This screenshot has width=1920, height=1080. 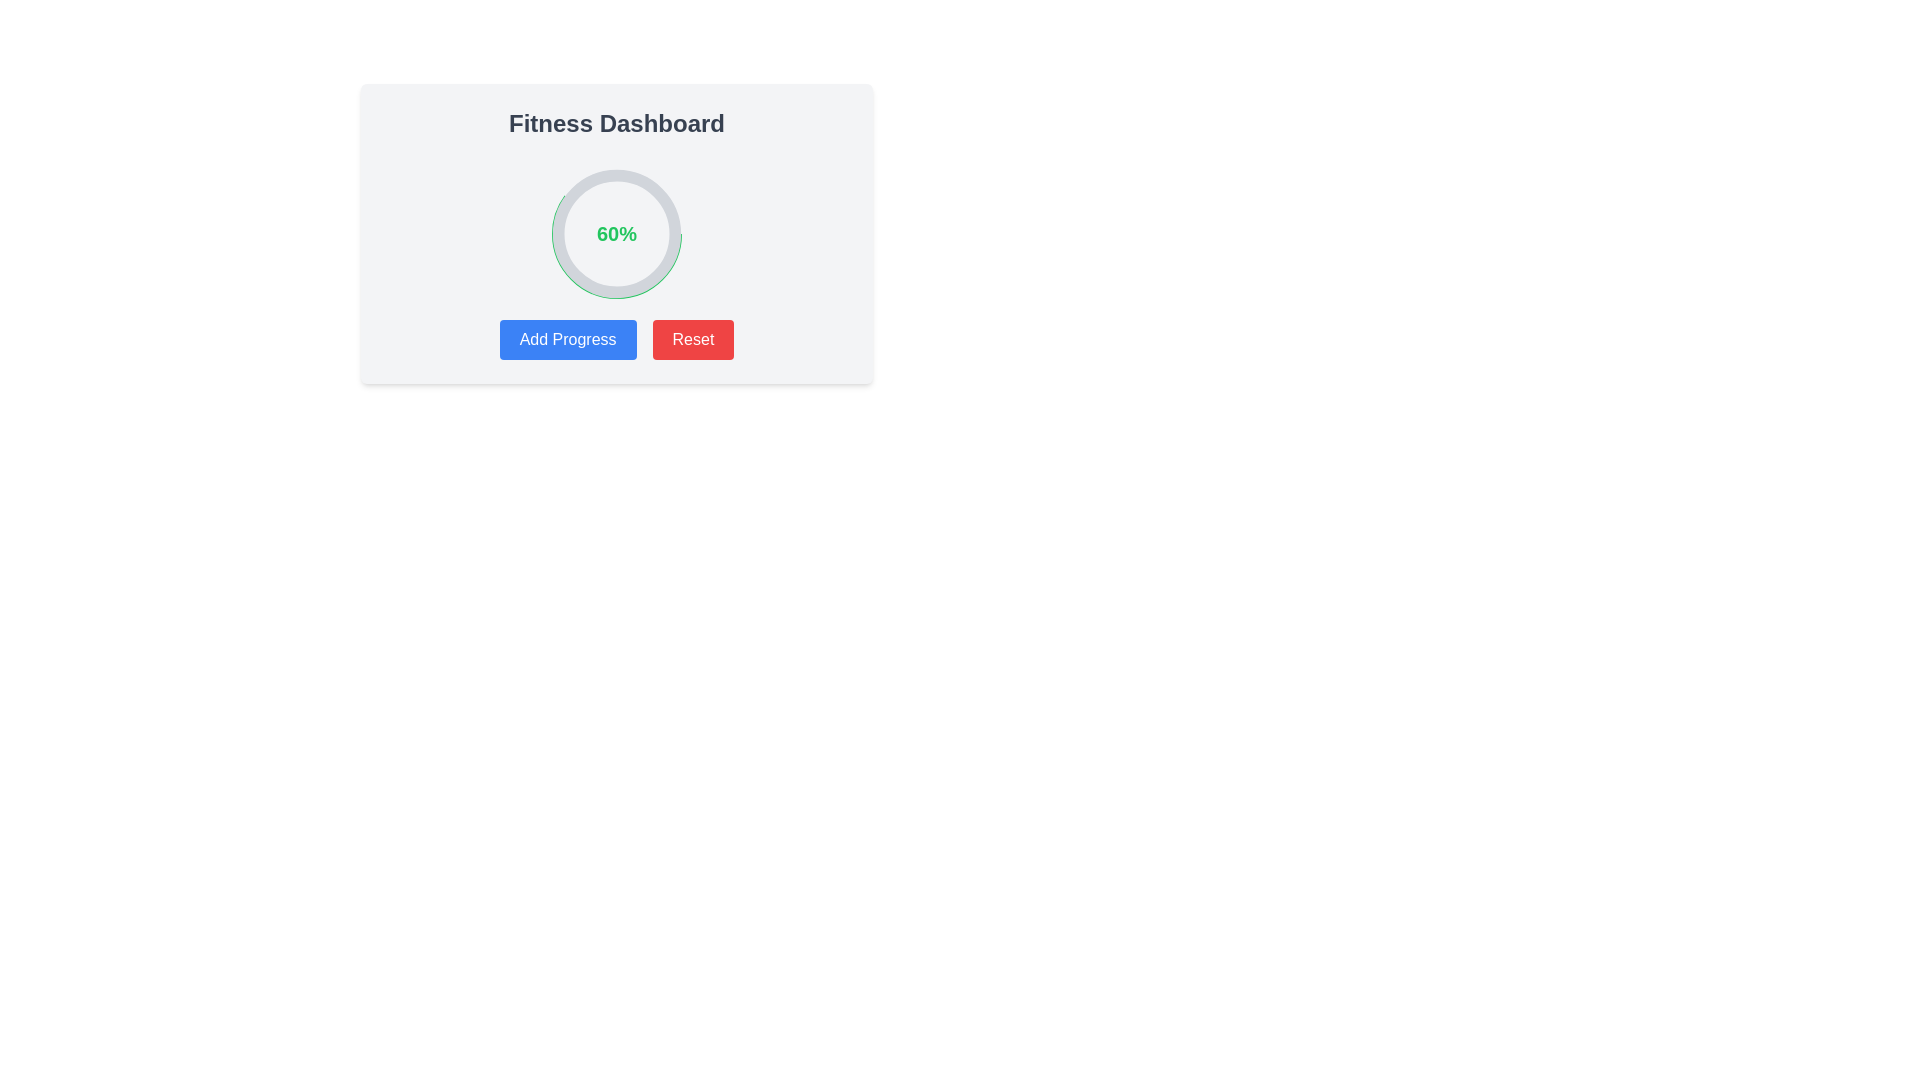 I want to click on the circular progress indicator displaying '60%' which is centered below the 'Fitness Dashboard' title, so click(x=616, y=233).